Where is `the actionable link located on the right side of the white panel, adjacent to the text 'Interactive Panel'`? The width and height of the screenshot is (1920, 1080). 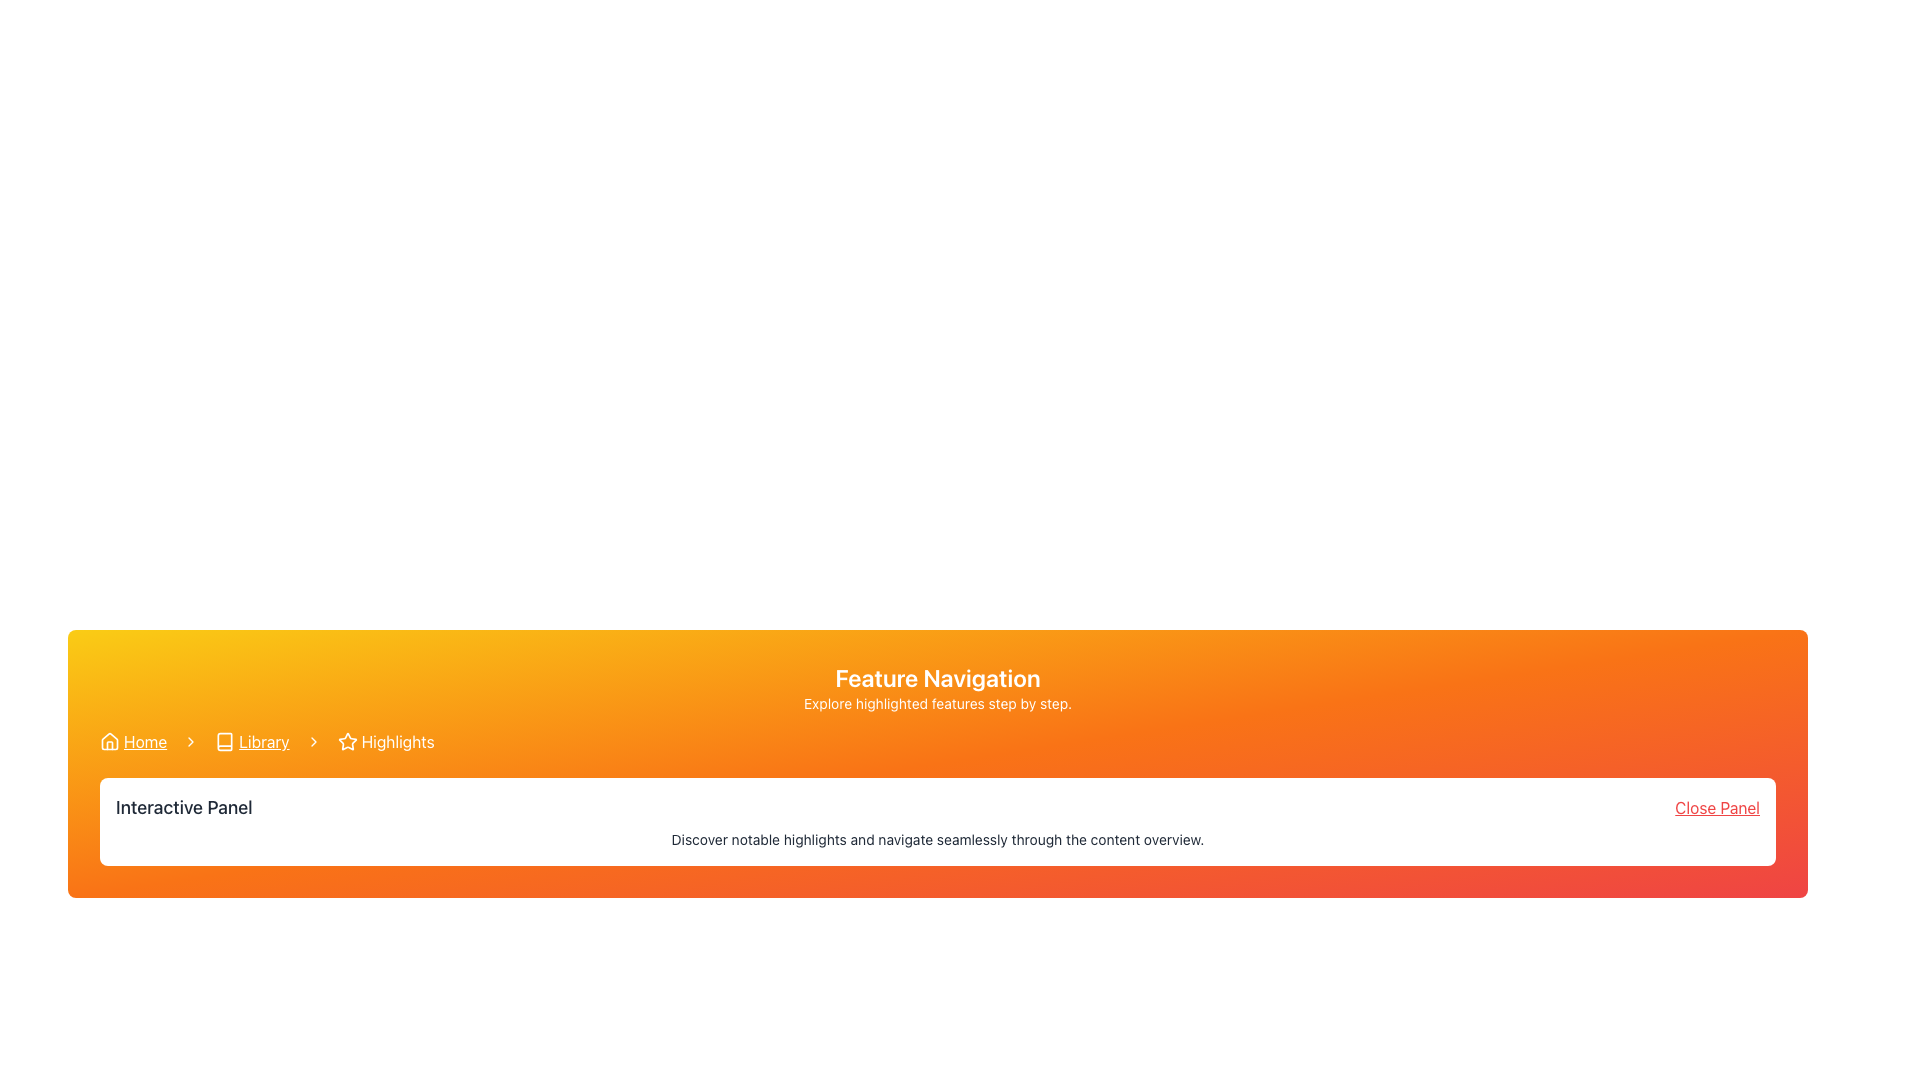 the actionable link located on the right side of the white panel, adjacent to the text 'Interactive Panel' is located at coordinates (1716, 806).